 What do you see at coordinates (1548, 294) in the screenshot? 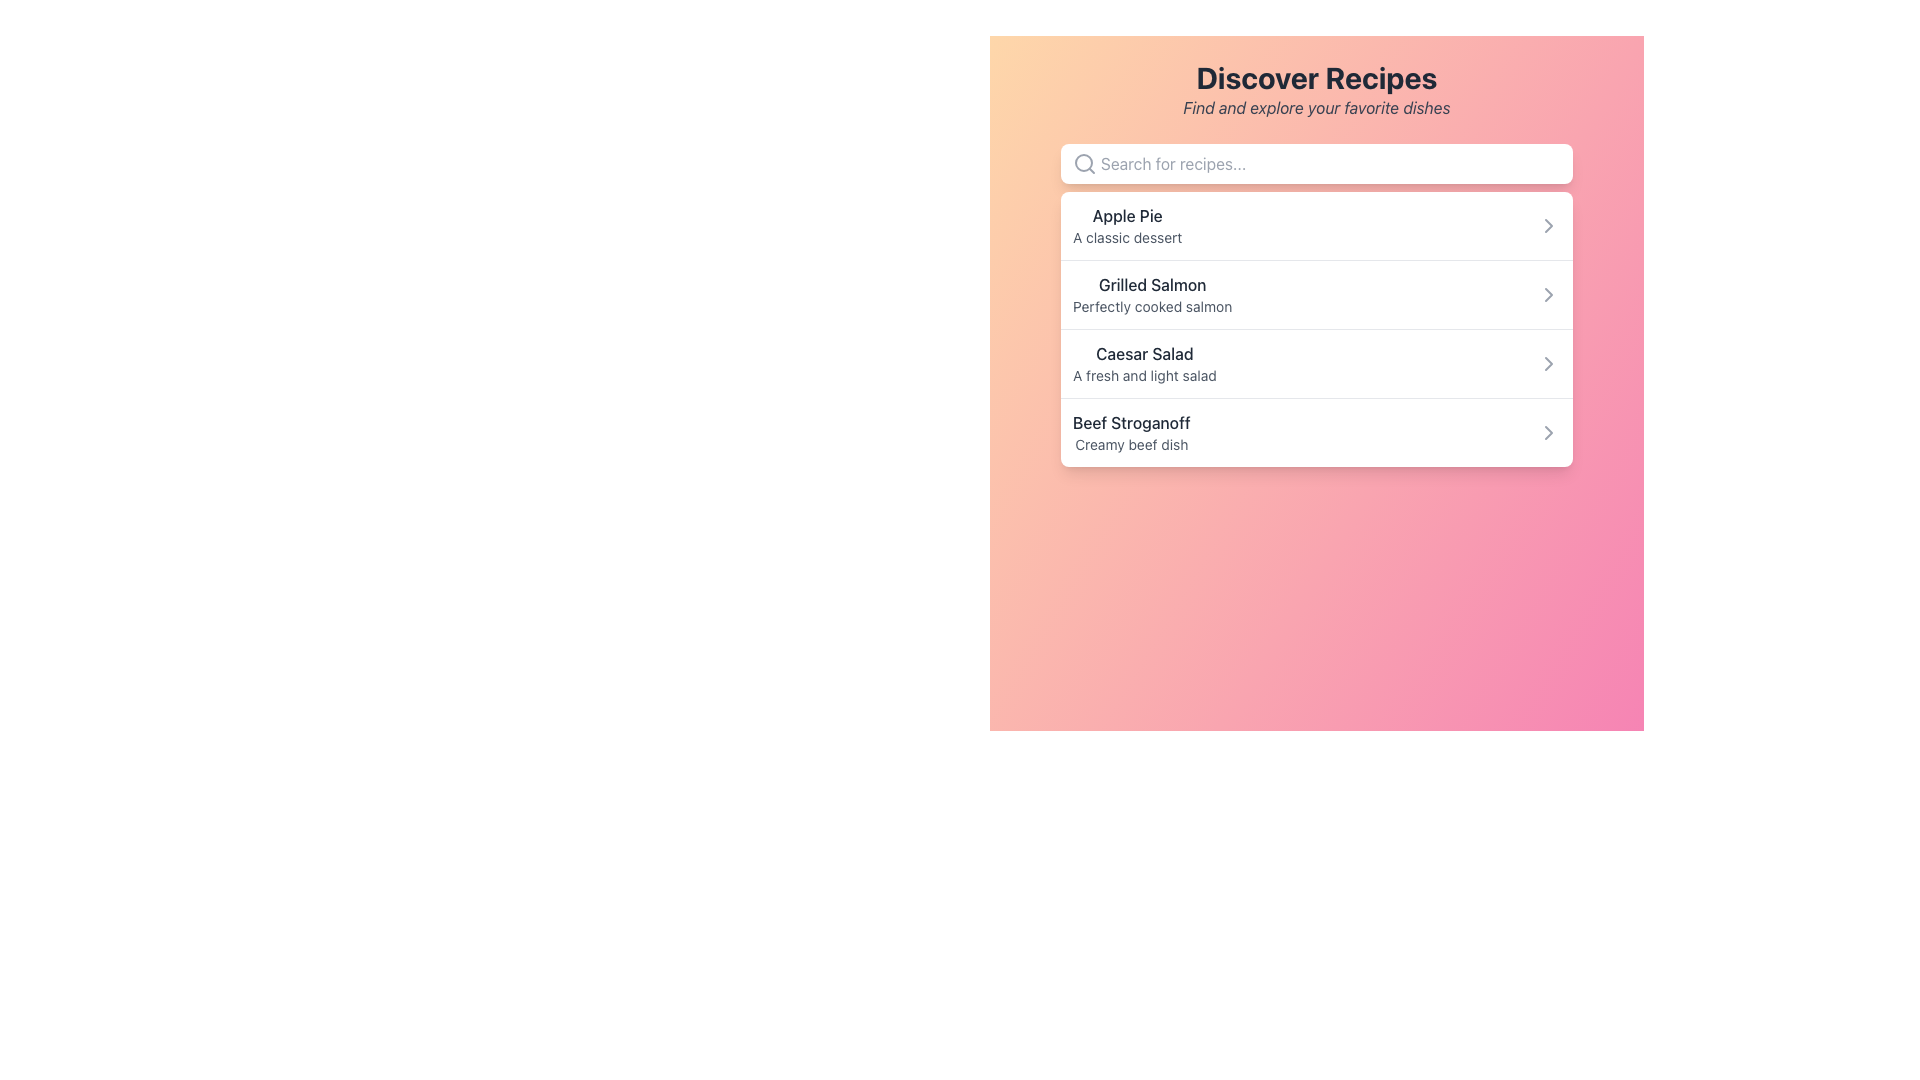
I see `the right-pointing gray chevron icon located at the far right of the list item labeled 'Grilled Salmon'` at bounding box center [1548, 294].